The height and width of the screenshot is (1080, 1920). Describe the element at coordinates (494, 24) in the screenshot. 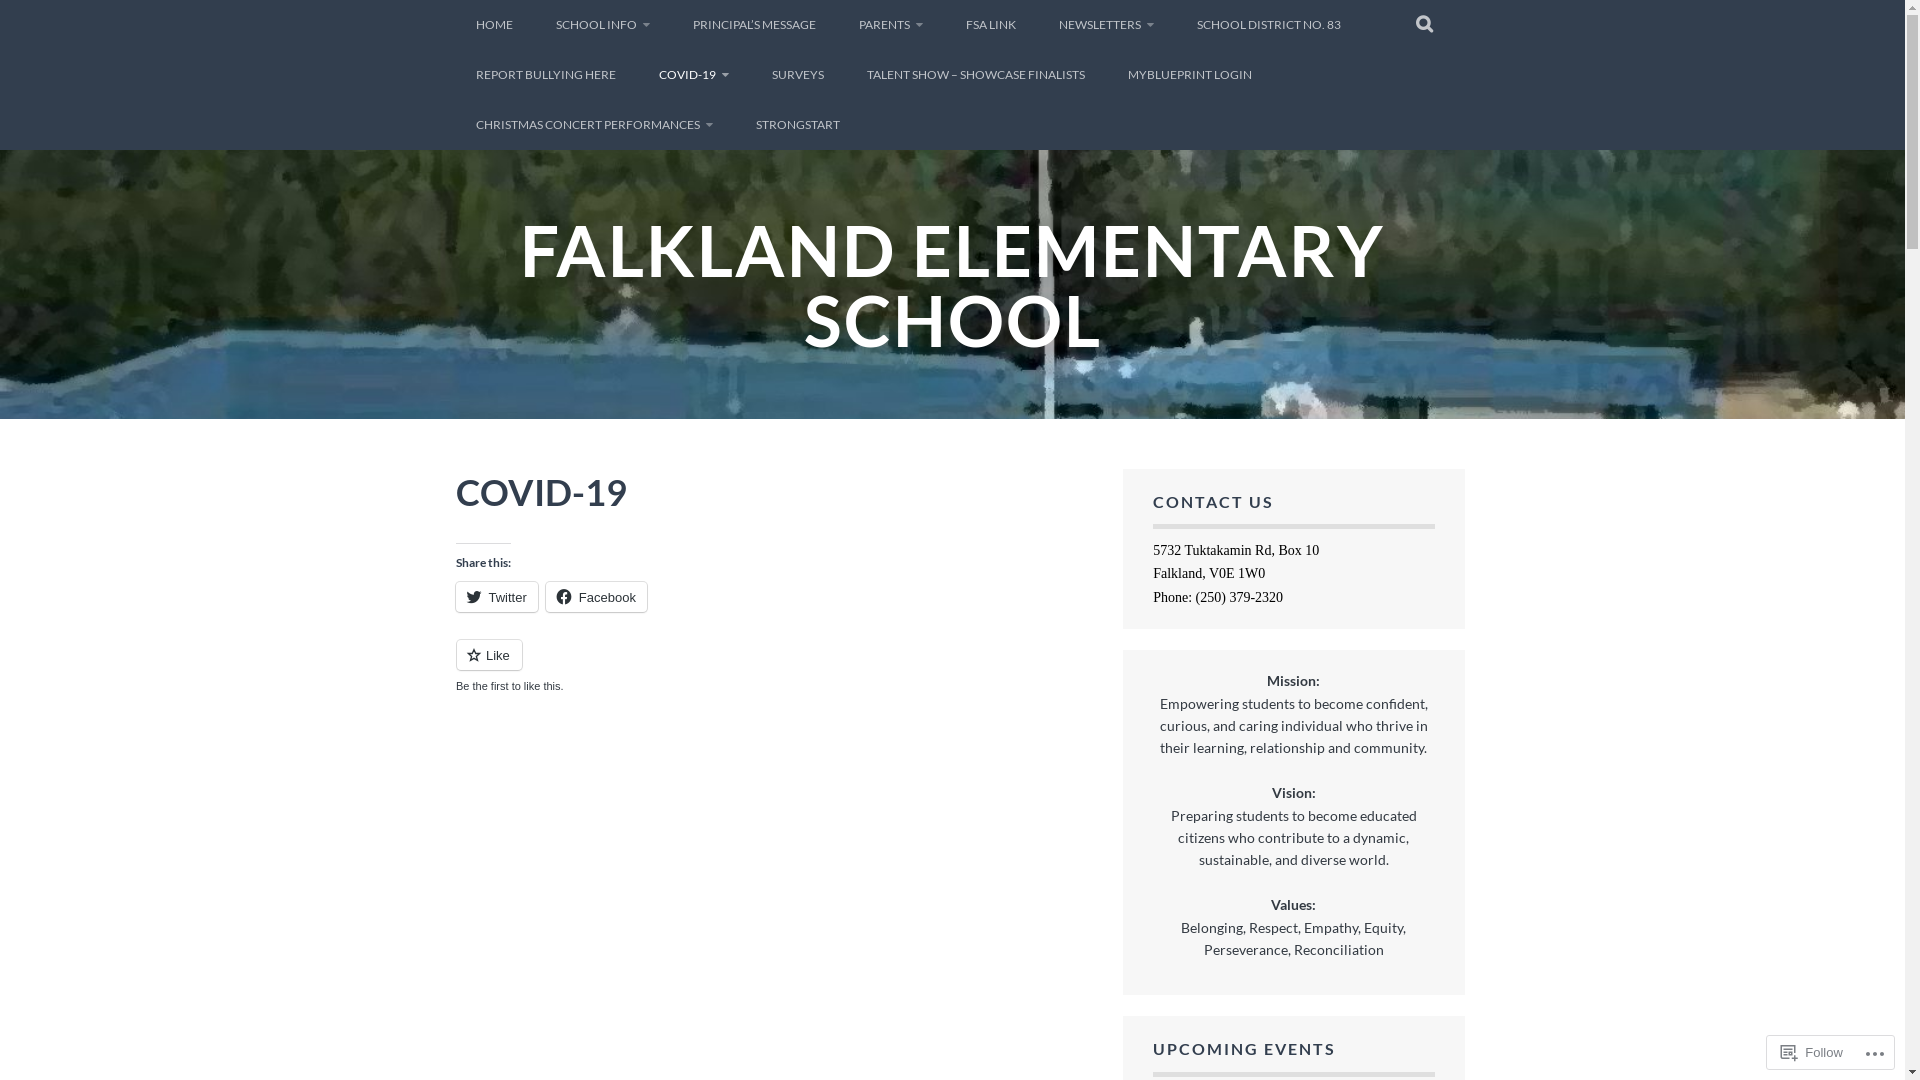

I see `'HOME'` at that location.